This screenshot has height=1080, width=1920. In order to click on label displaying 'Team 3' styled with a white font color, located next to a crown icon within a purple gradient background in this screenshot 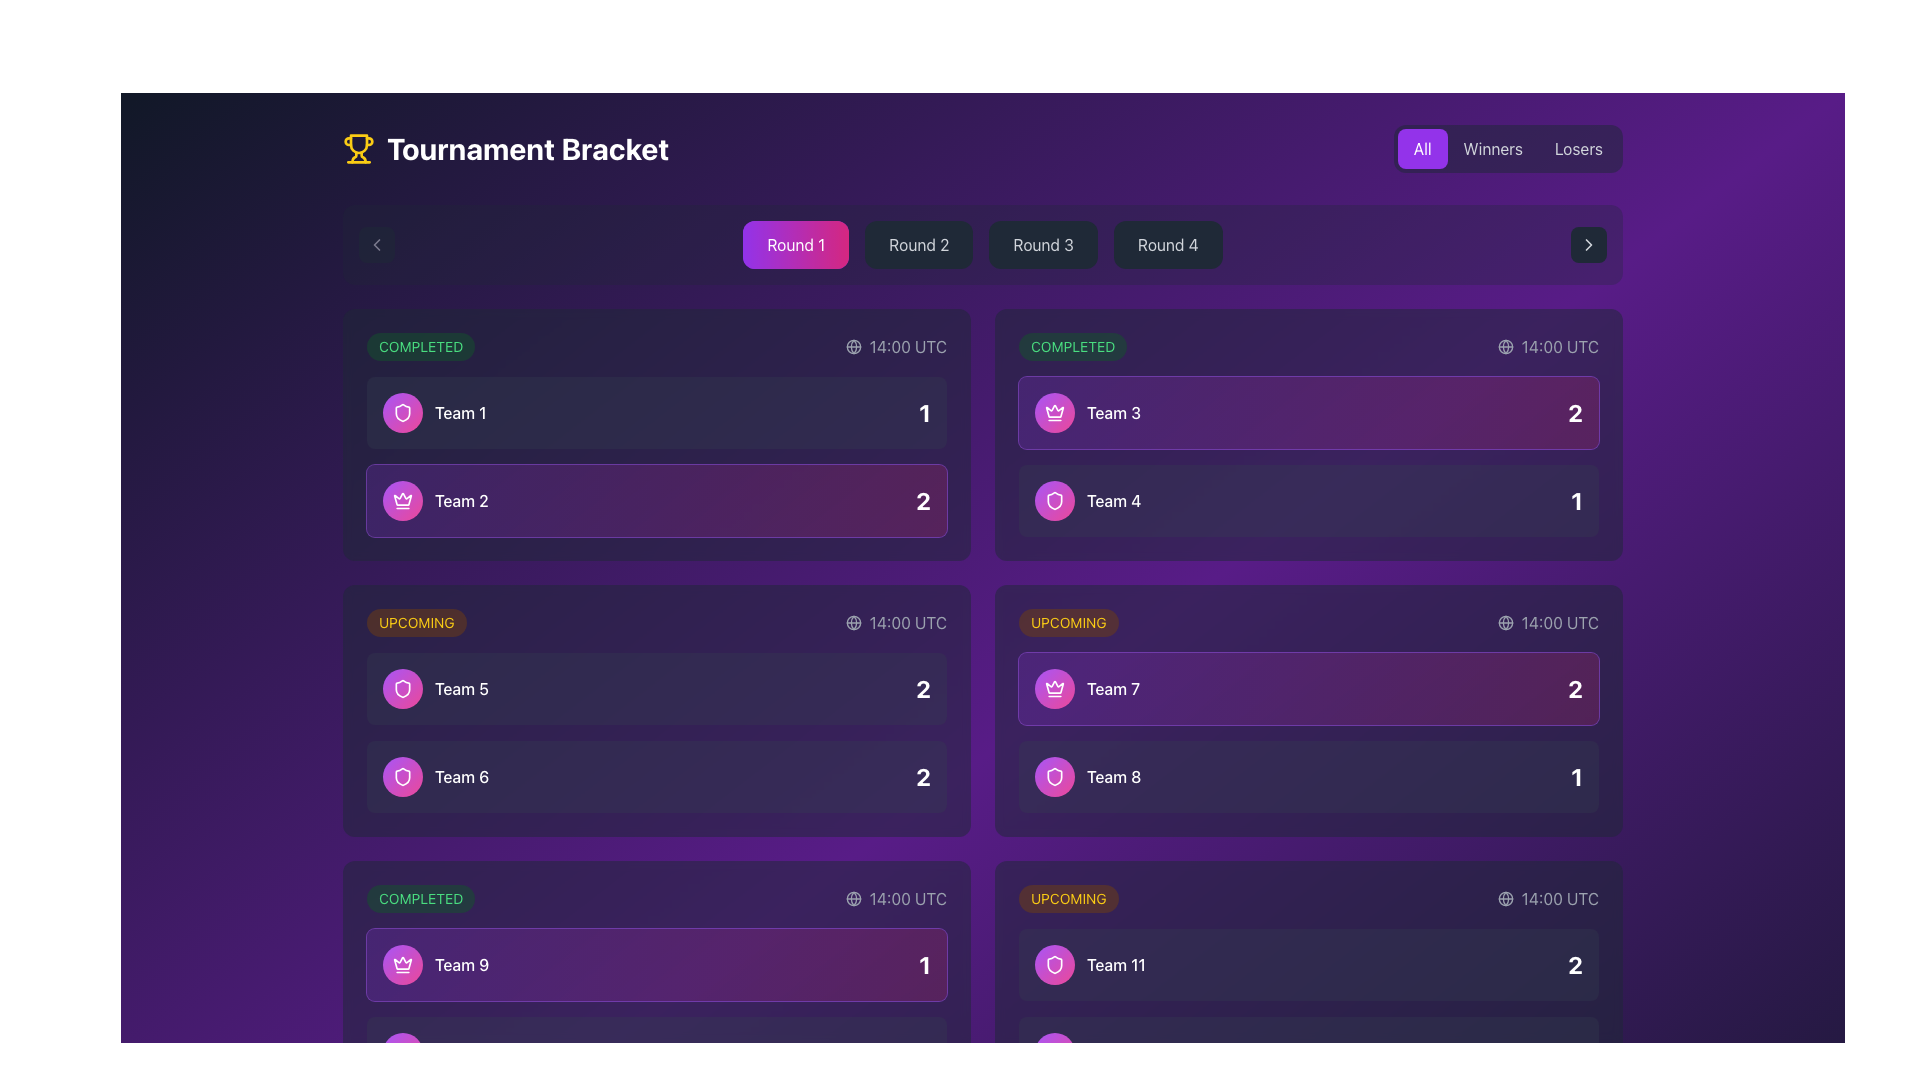, I will do `click(1112, 411)`.